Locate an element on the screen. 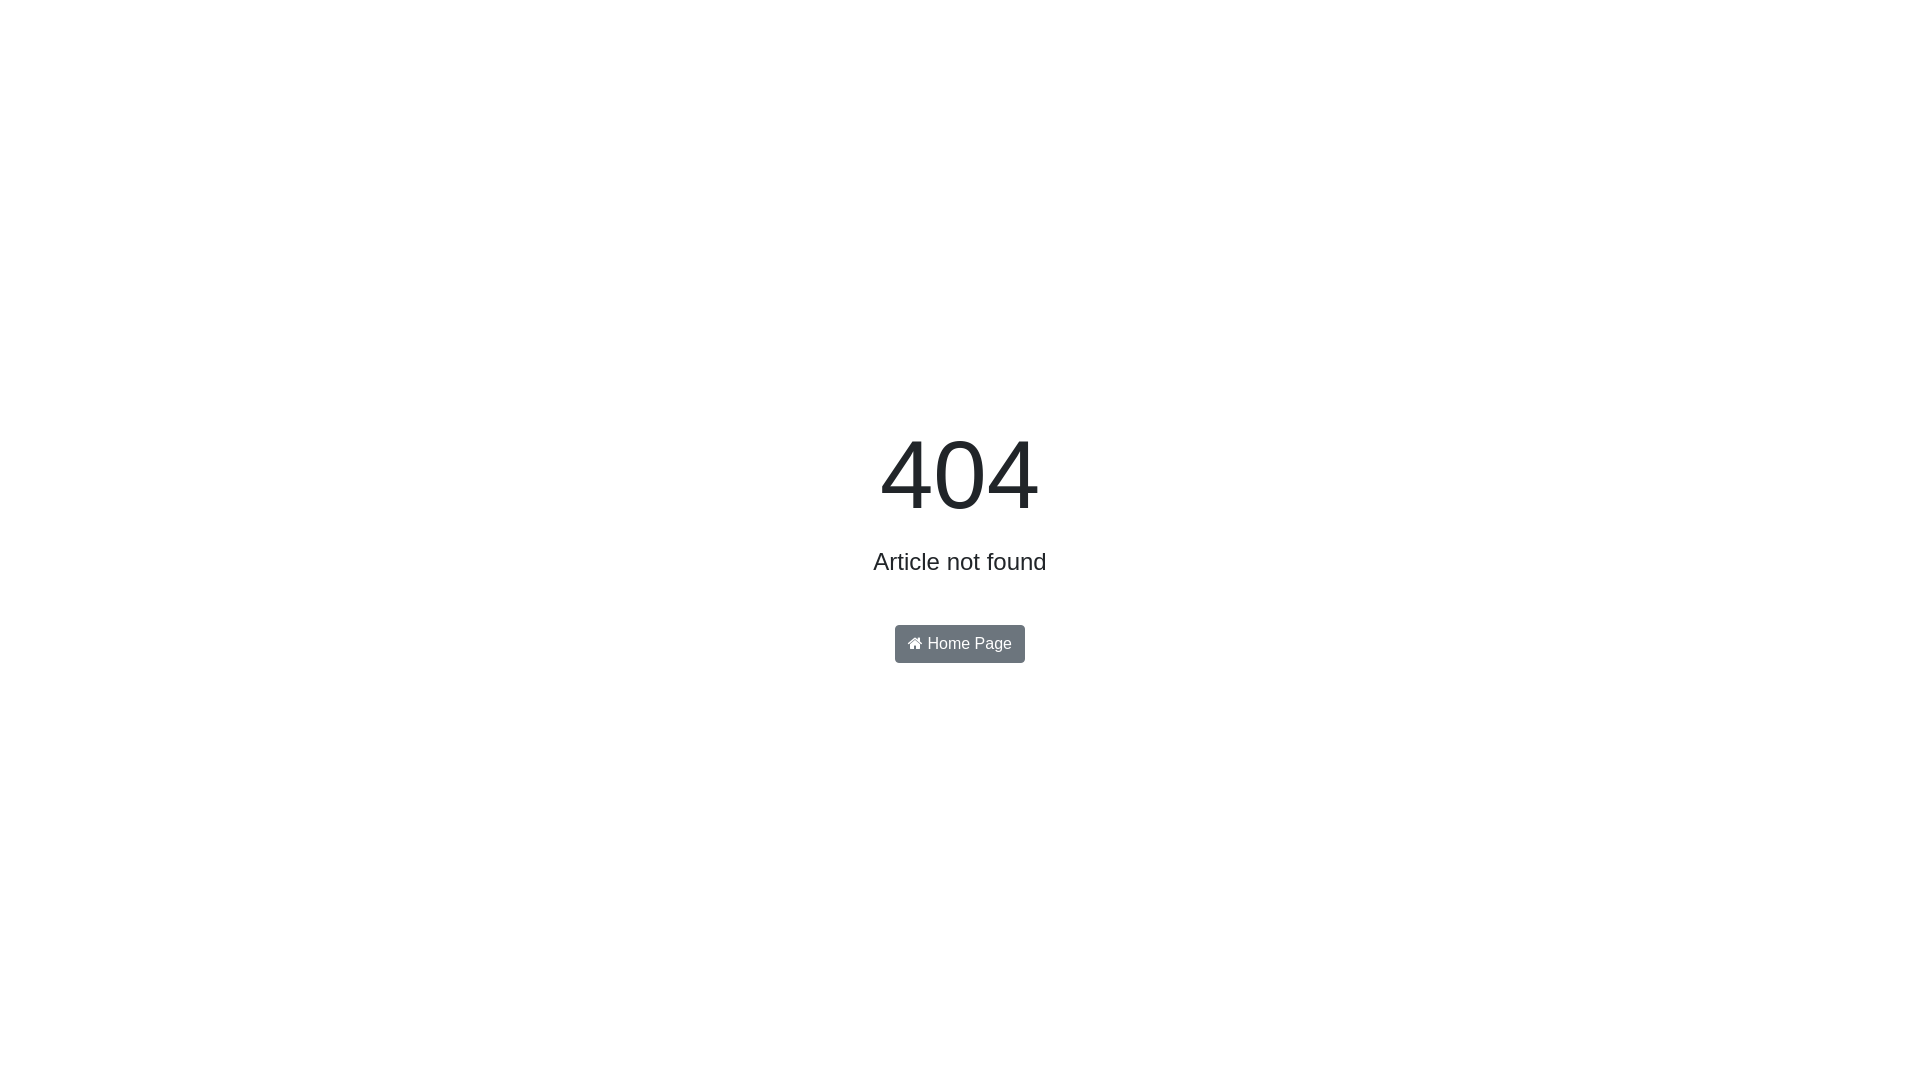 This screenshot has height=1080, width=1920. 'Home Page' is located at coordinates (893, 644).